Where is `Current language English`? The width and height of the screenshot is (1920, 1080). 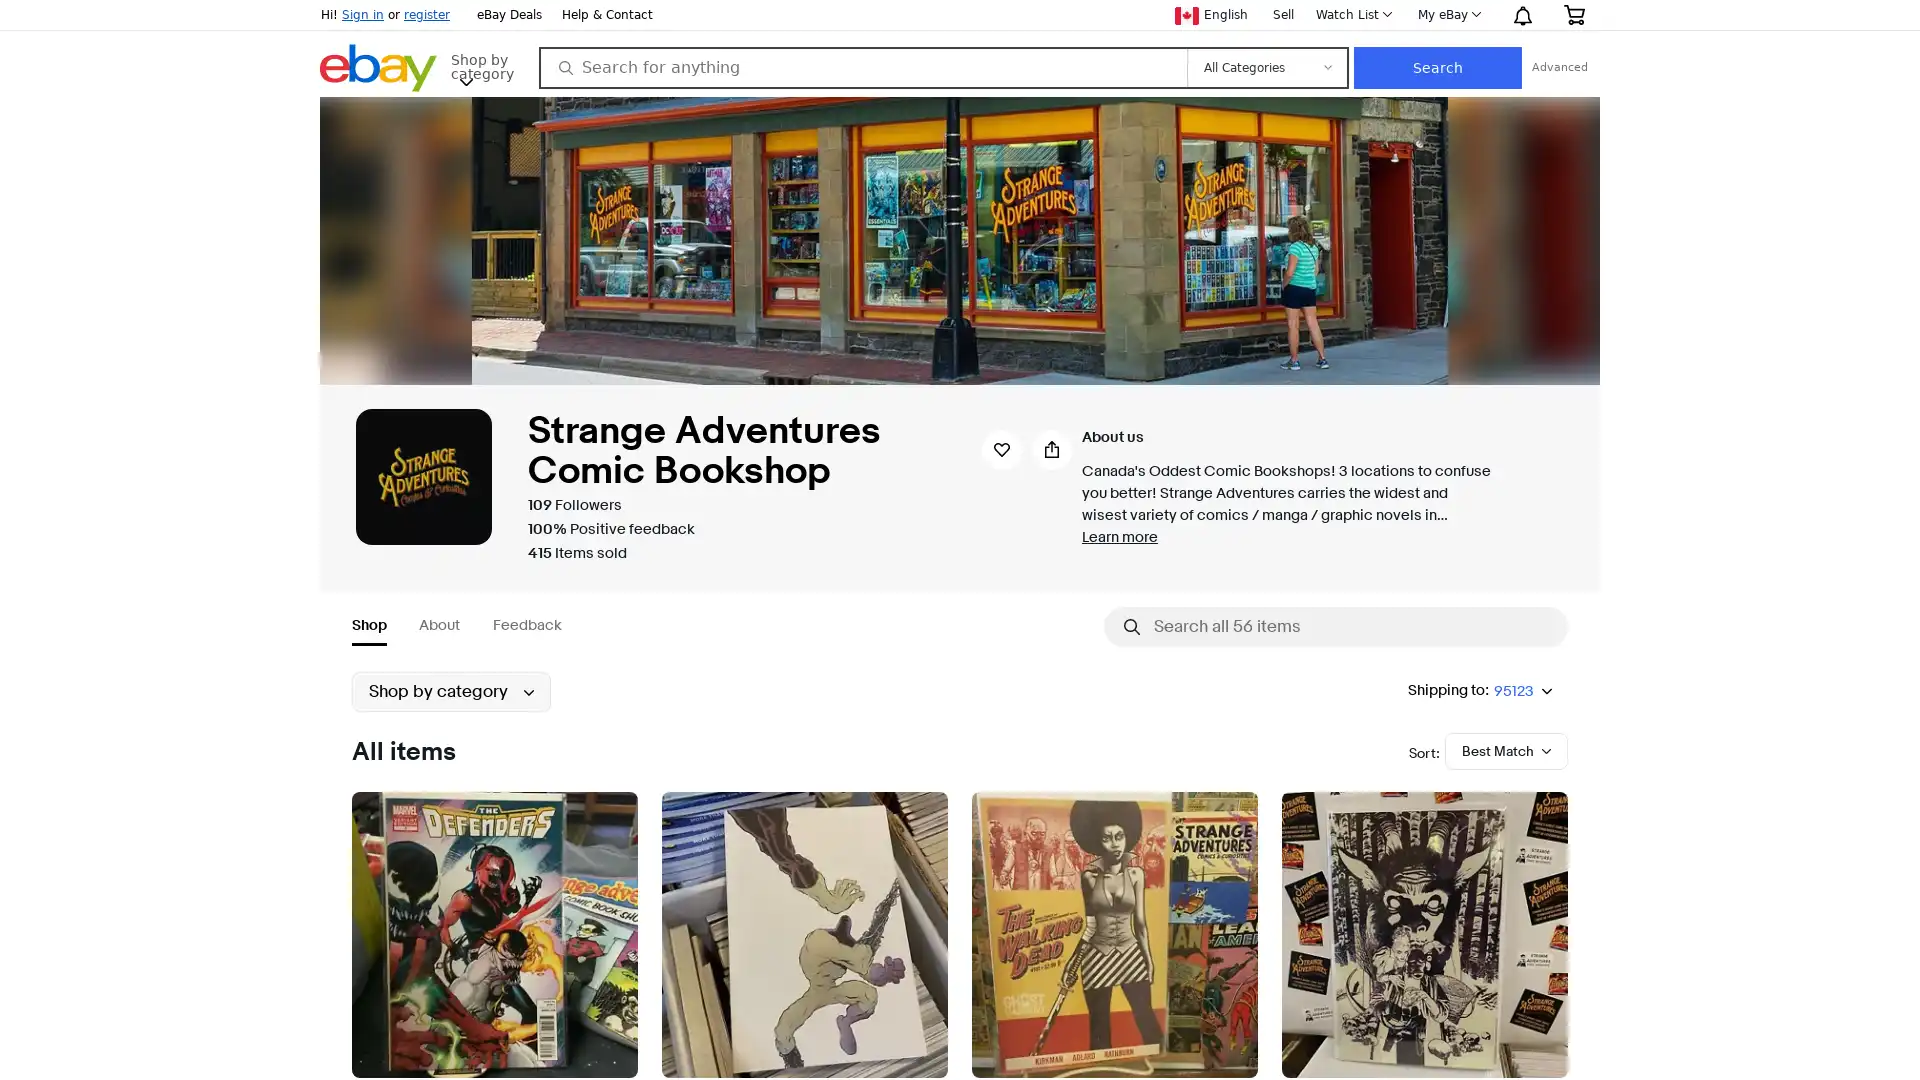 Current language English is located at coordinates (1213, 15).